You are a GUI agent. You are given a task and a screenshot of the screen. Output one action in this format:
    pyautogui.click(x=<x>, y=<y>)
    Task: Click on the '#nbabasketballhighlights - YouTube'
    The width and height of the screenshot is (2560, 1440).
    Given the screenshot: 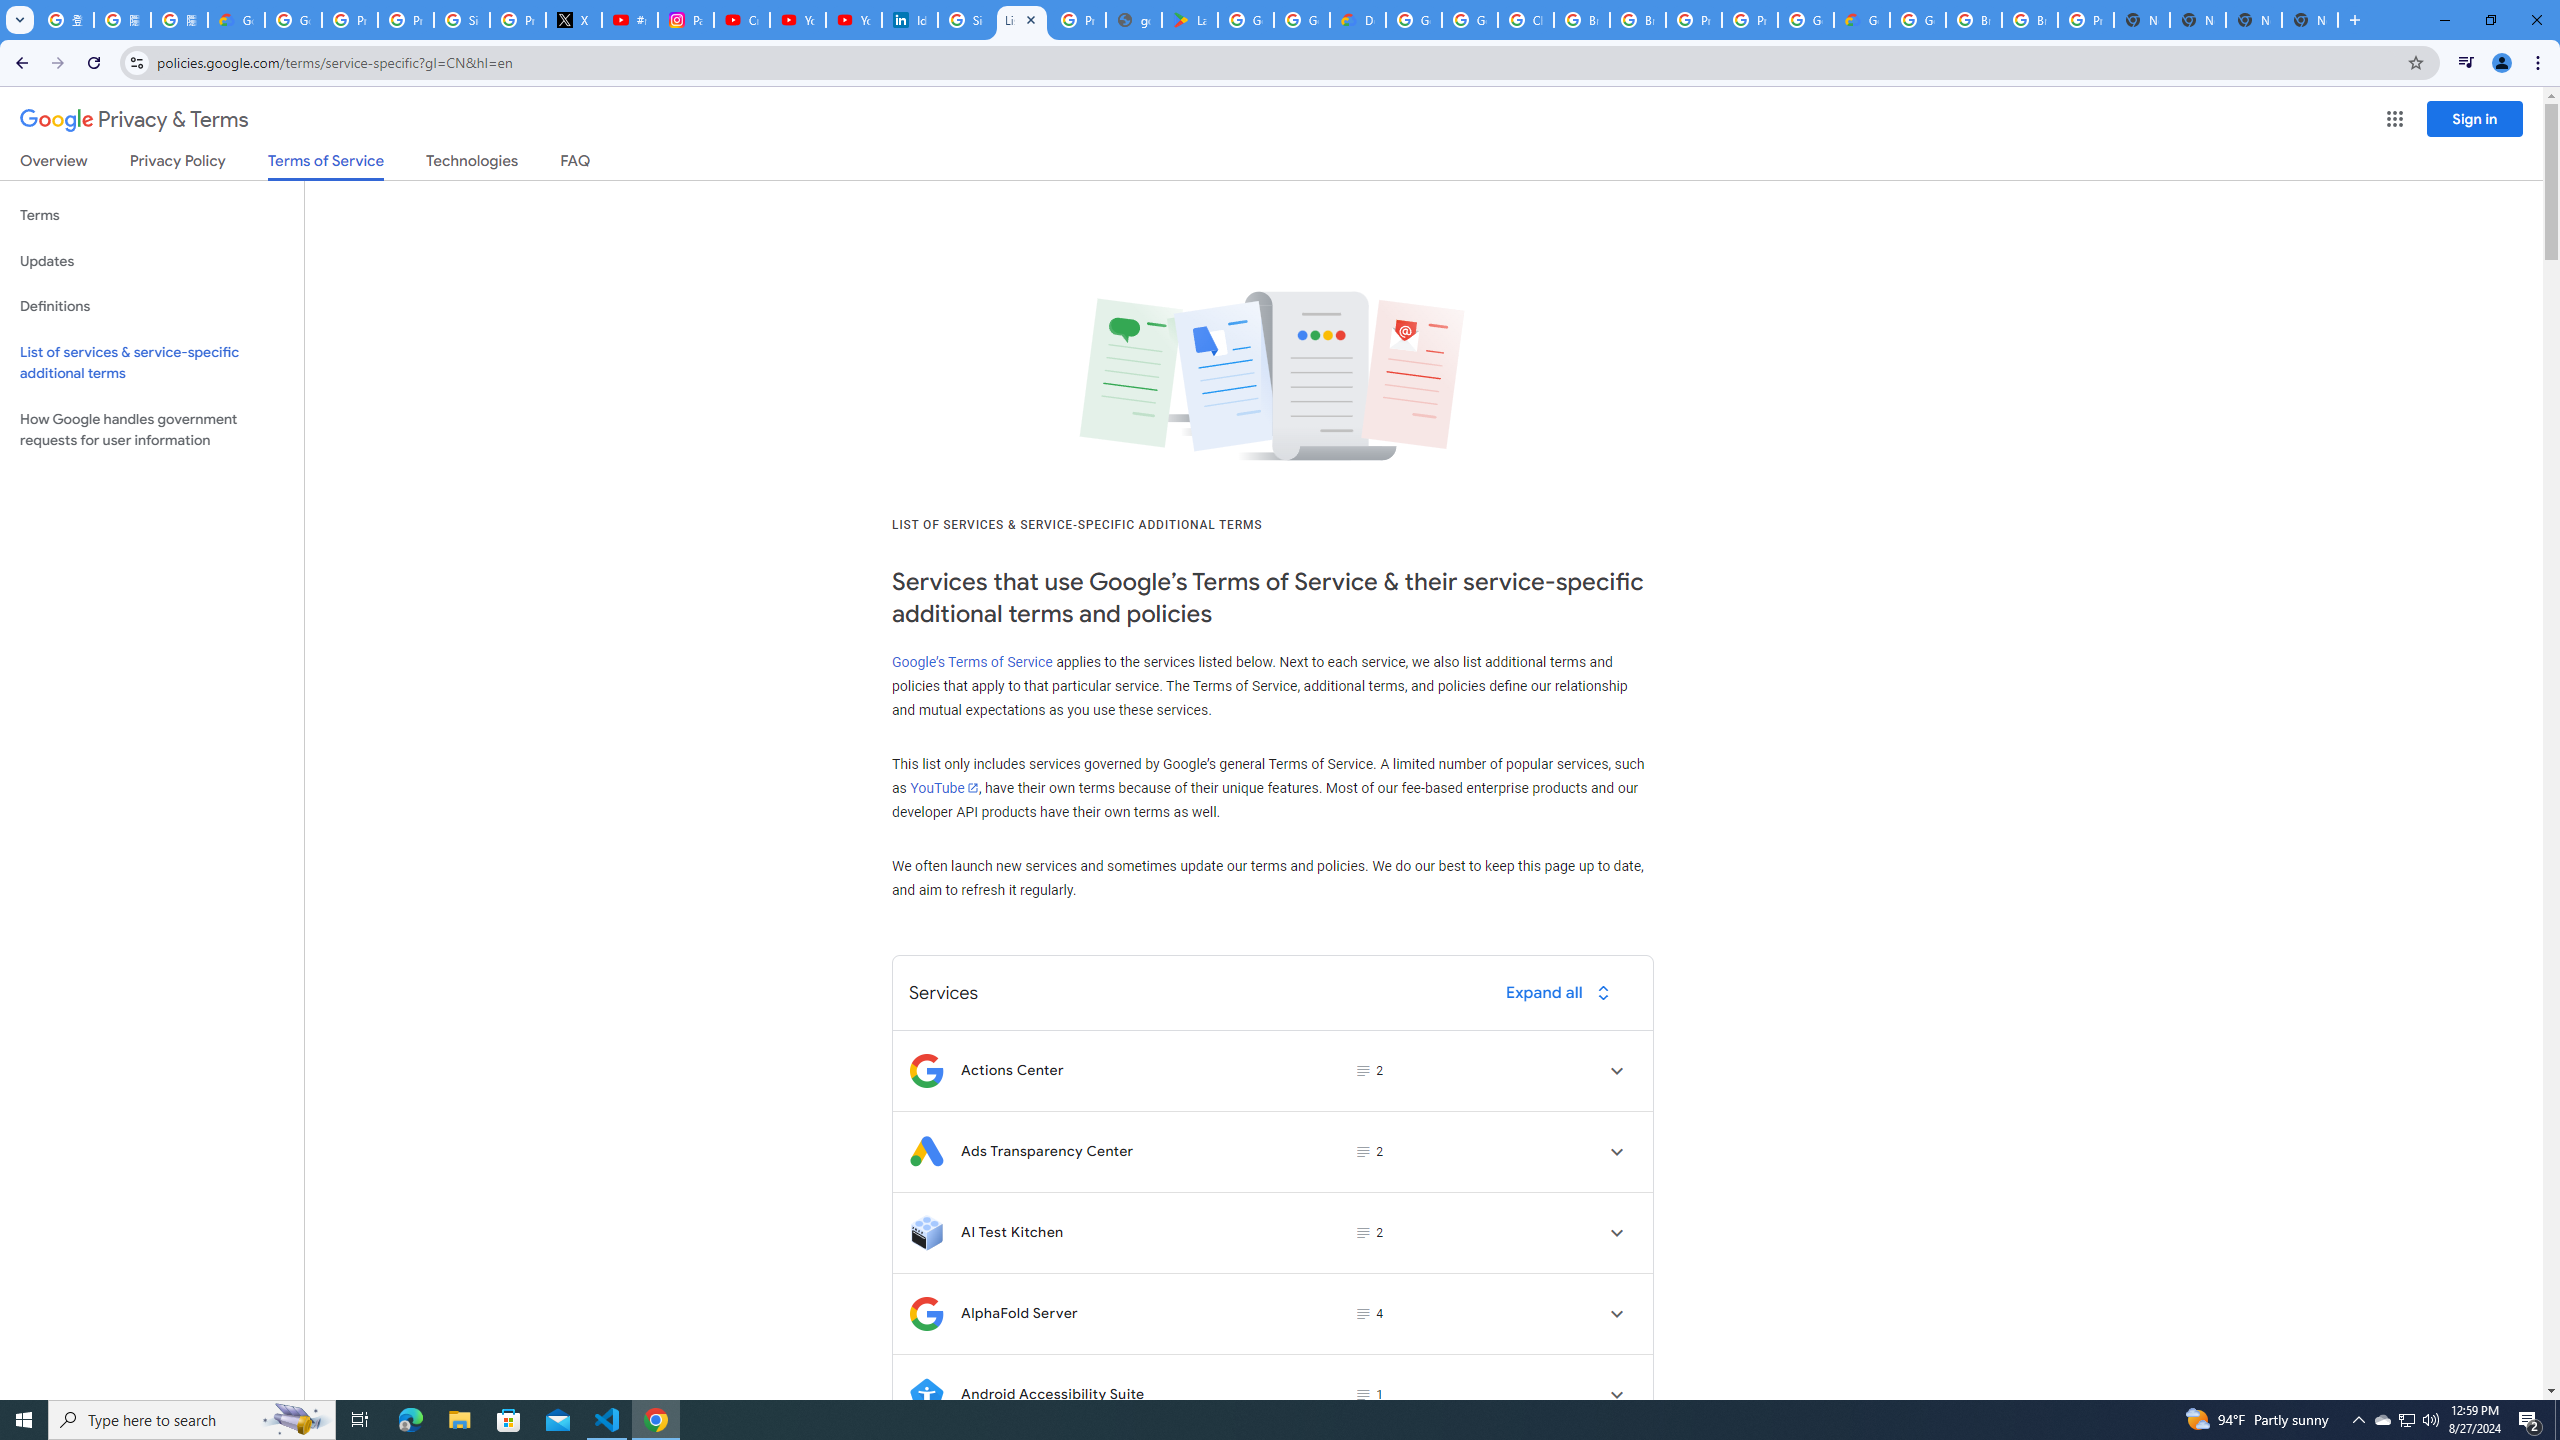 What is the action you would take?
    pyautogui.click(x=631, y=19)
    